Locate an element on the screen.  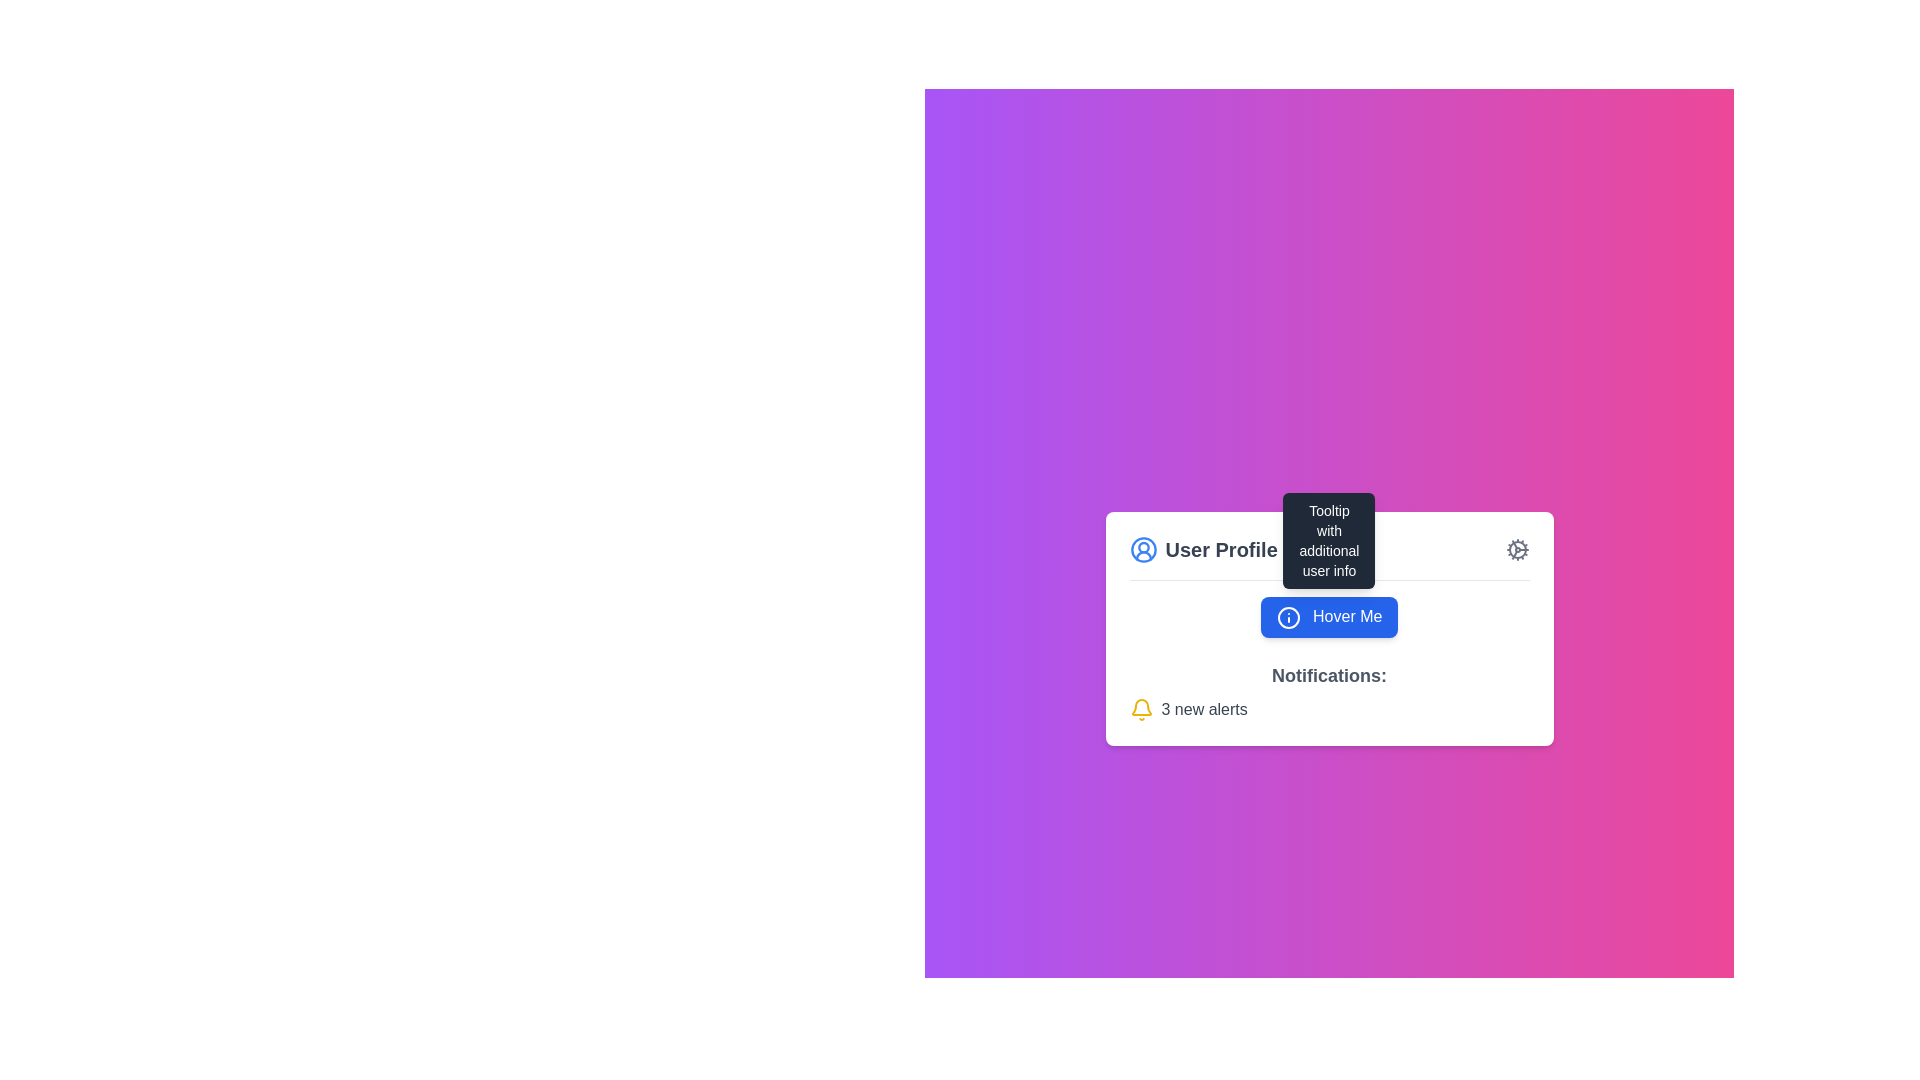
the settings control icon located in the upper right corner of the 'User Profile' section is located at coordinates (1517, 550).